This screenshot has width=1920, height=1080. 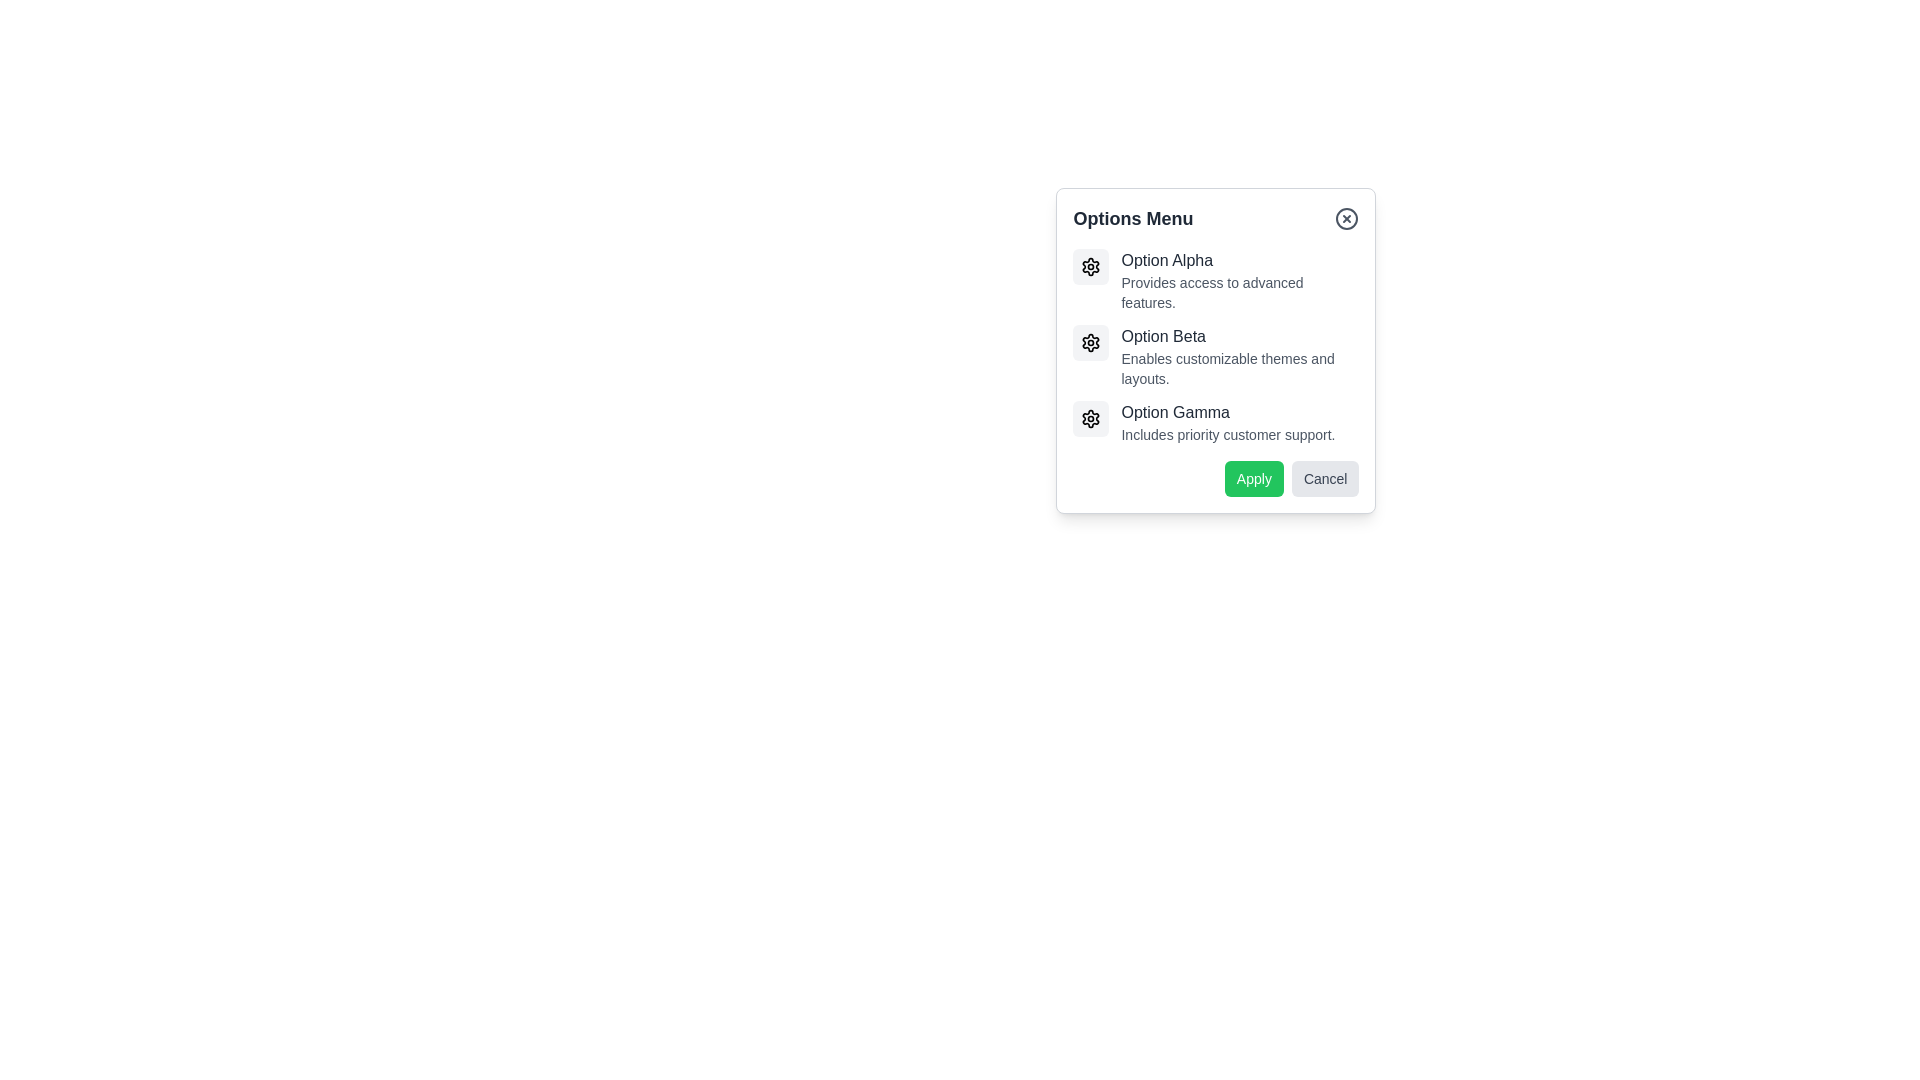 I want to click on description of the List item with an icon and text that allows users to enable customizable themes and layouts, located in the 'Options Menu' modal, directly below 'Option Alpha', so click(x=1215, y=356).